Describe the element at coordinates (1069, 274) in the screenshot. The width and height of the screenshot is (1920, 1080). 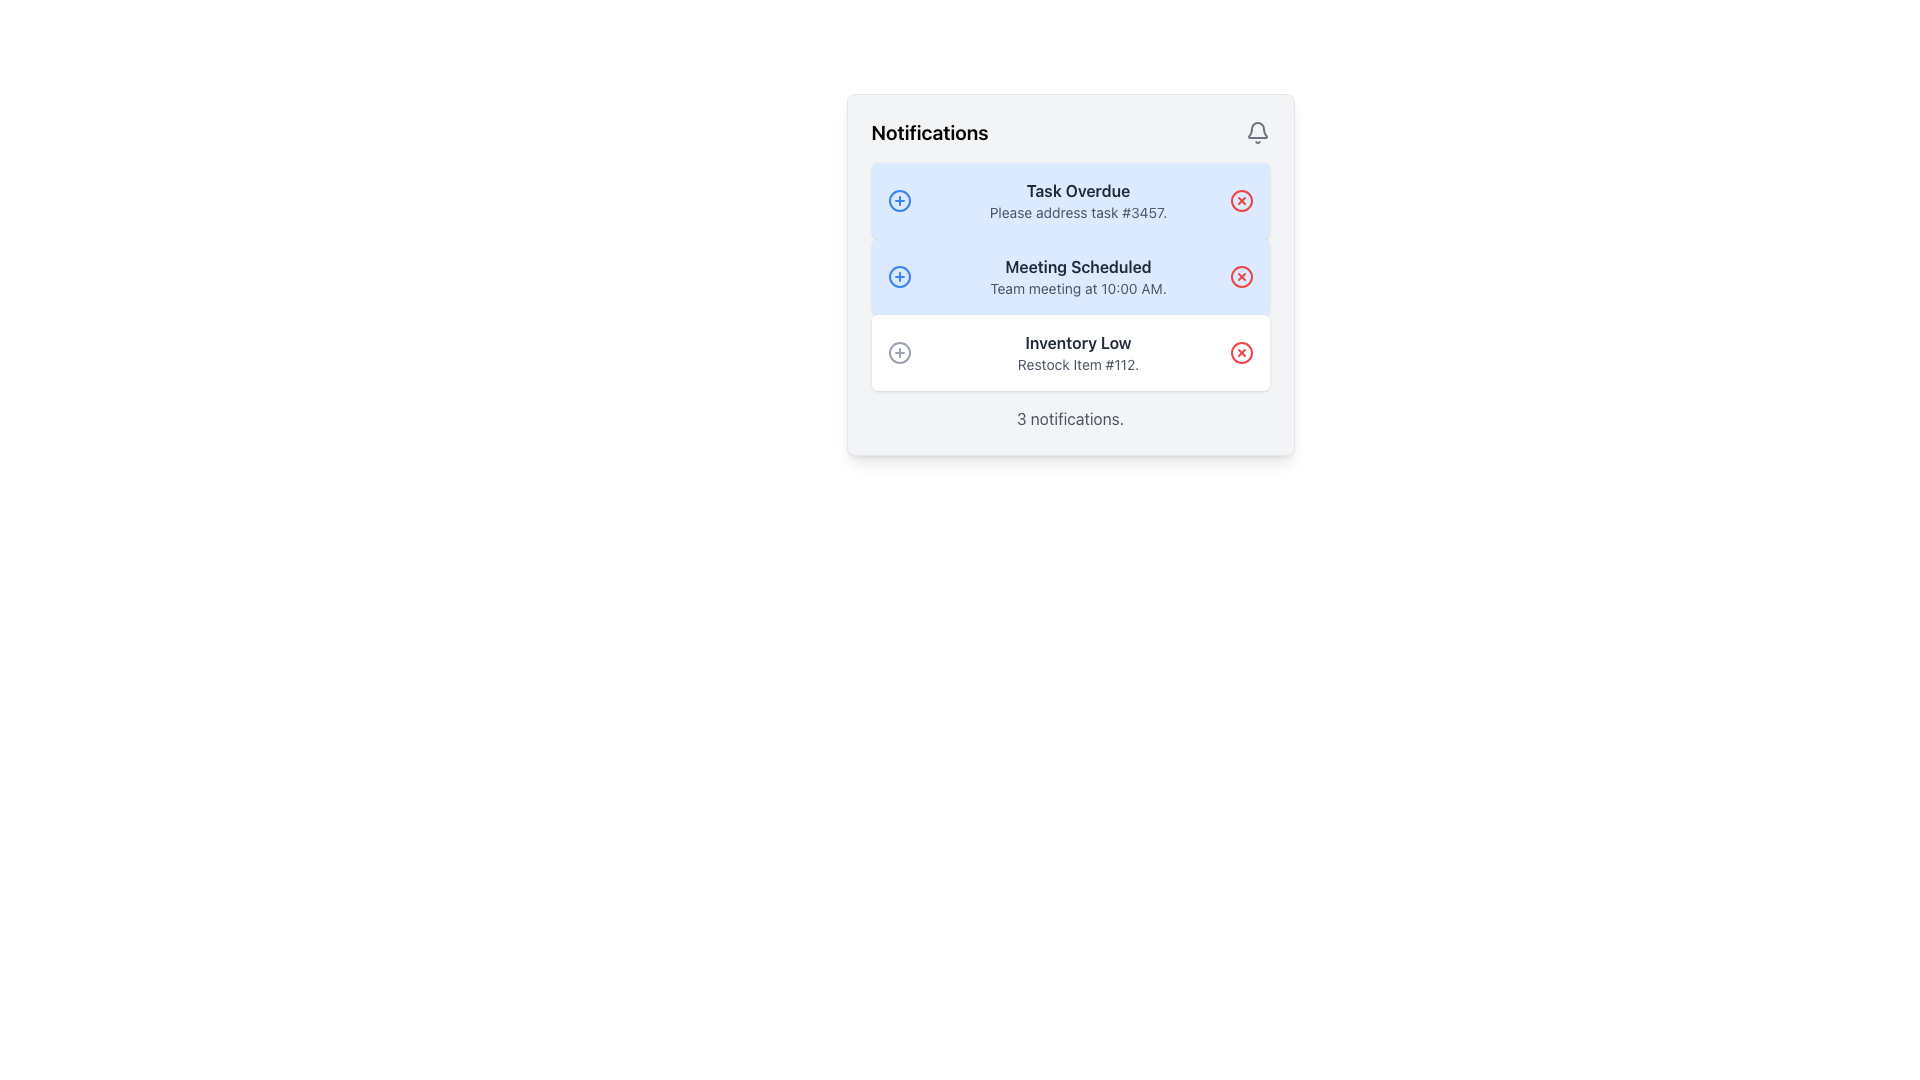
I see `the Notification panel containing the heading 'Notifications' and three listed notification items` at that location.